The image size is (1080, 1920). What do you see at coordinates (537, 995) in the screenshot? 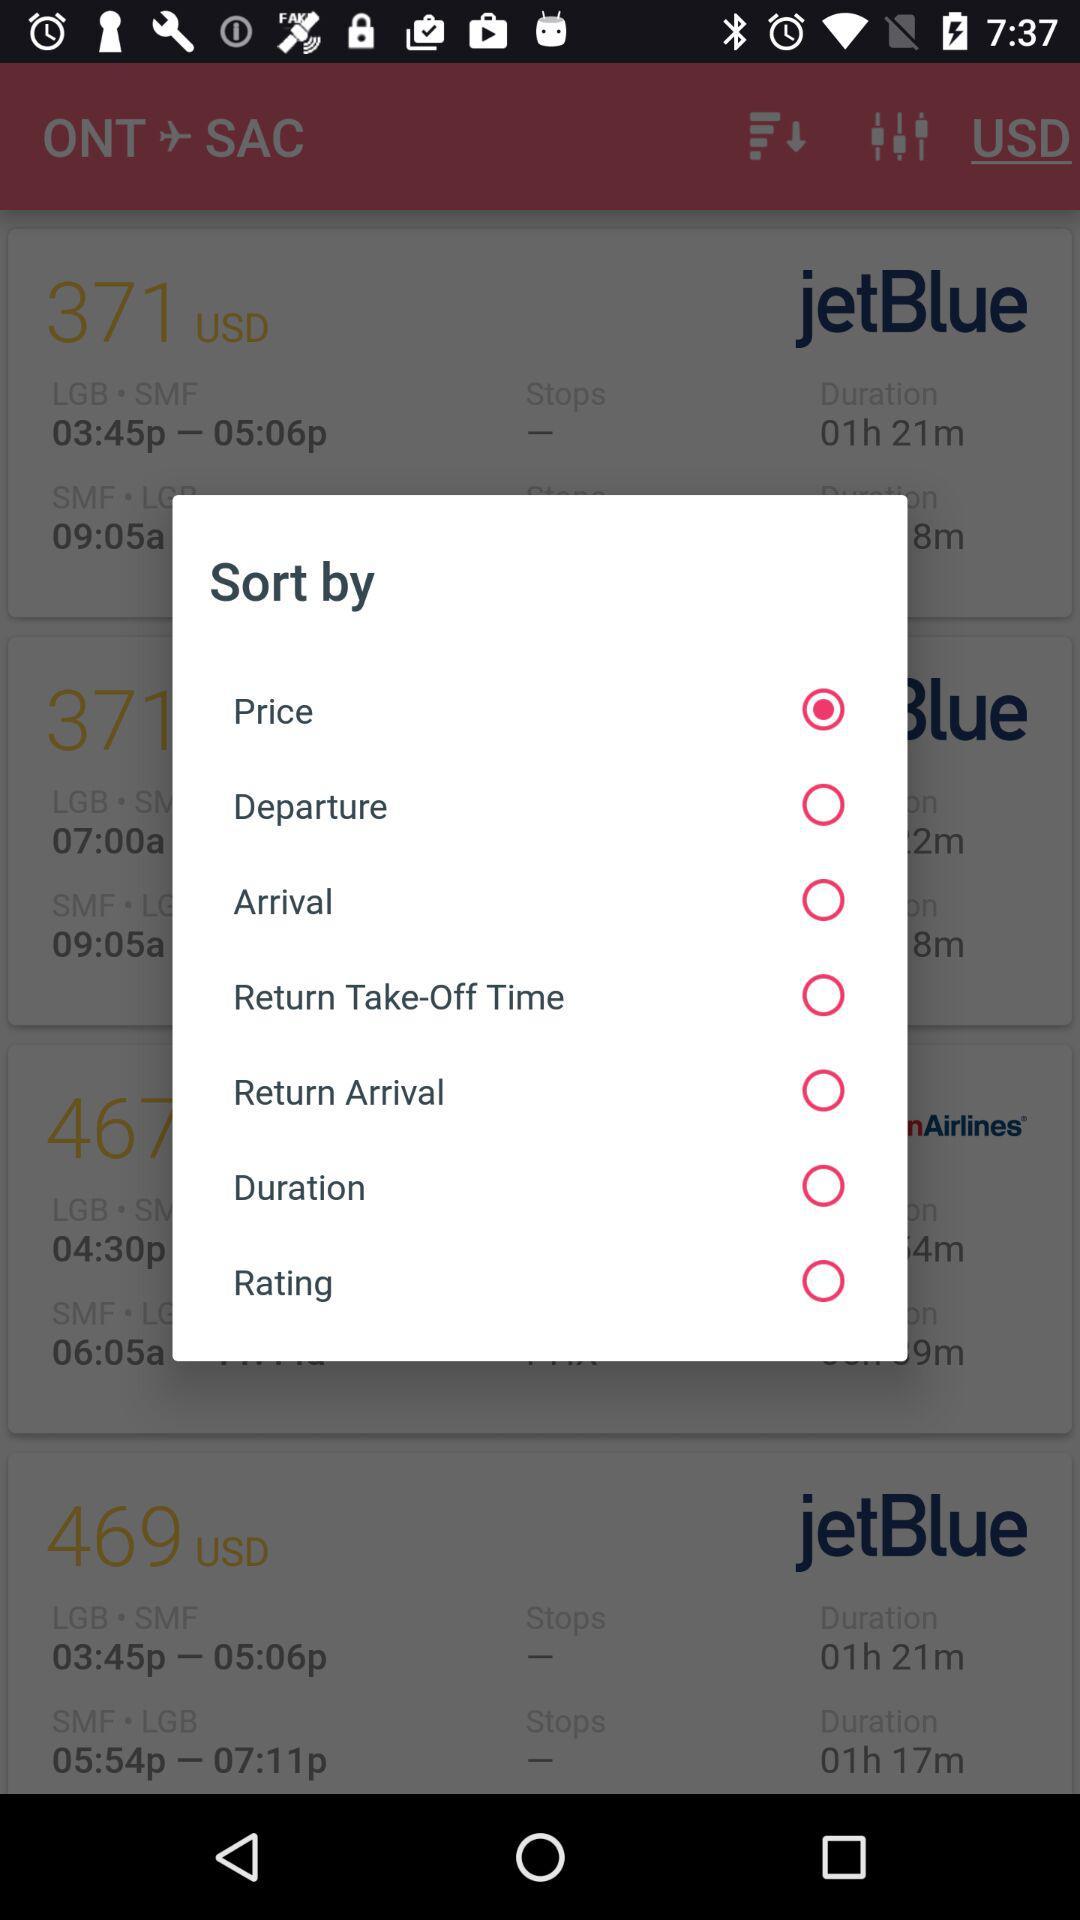
I see `the return take off` at bounding box center [537, 995].